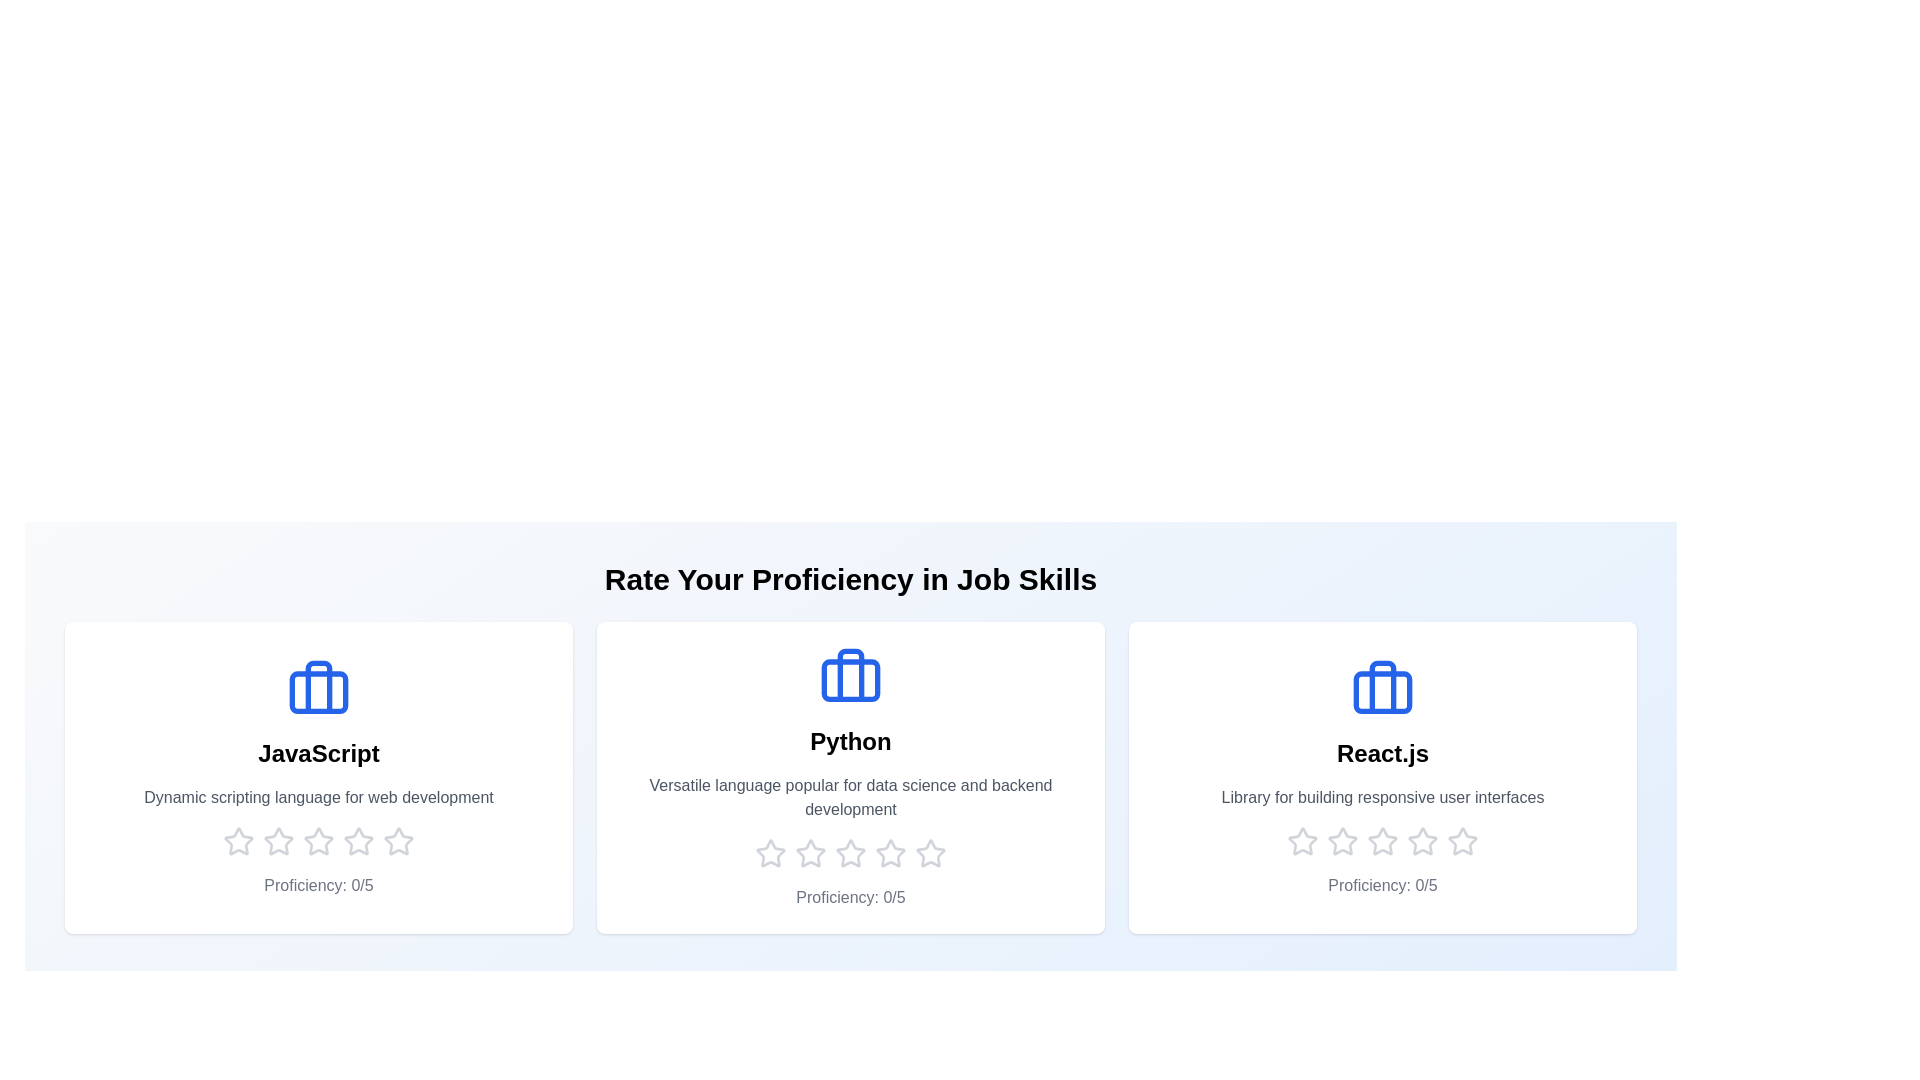 Image resolution: width=1920 pixels, height=1080 pixels. Describe the element at coordinates (1381, 777) in the screenshot. I see `the skill card for React.js to see its hover effect` at that location.